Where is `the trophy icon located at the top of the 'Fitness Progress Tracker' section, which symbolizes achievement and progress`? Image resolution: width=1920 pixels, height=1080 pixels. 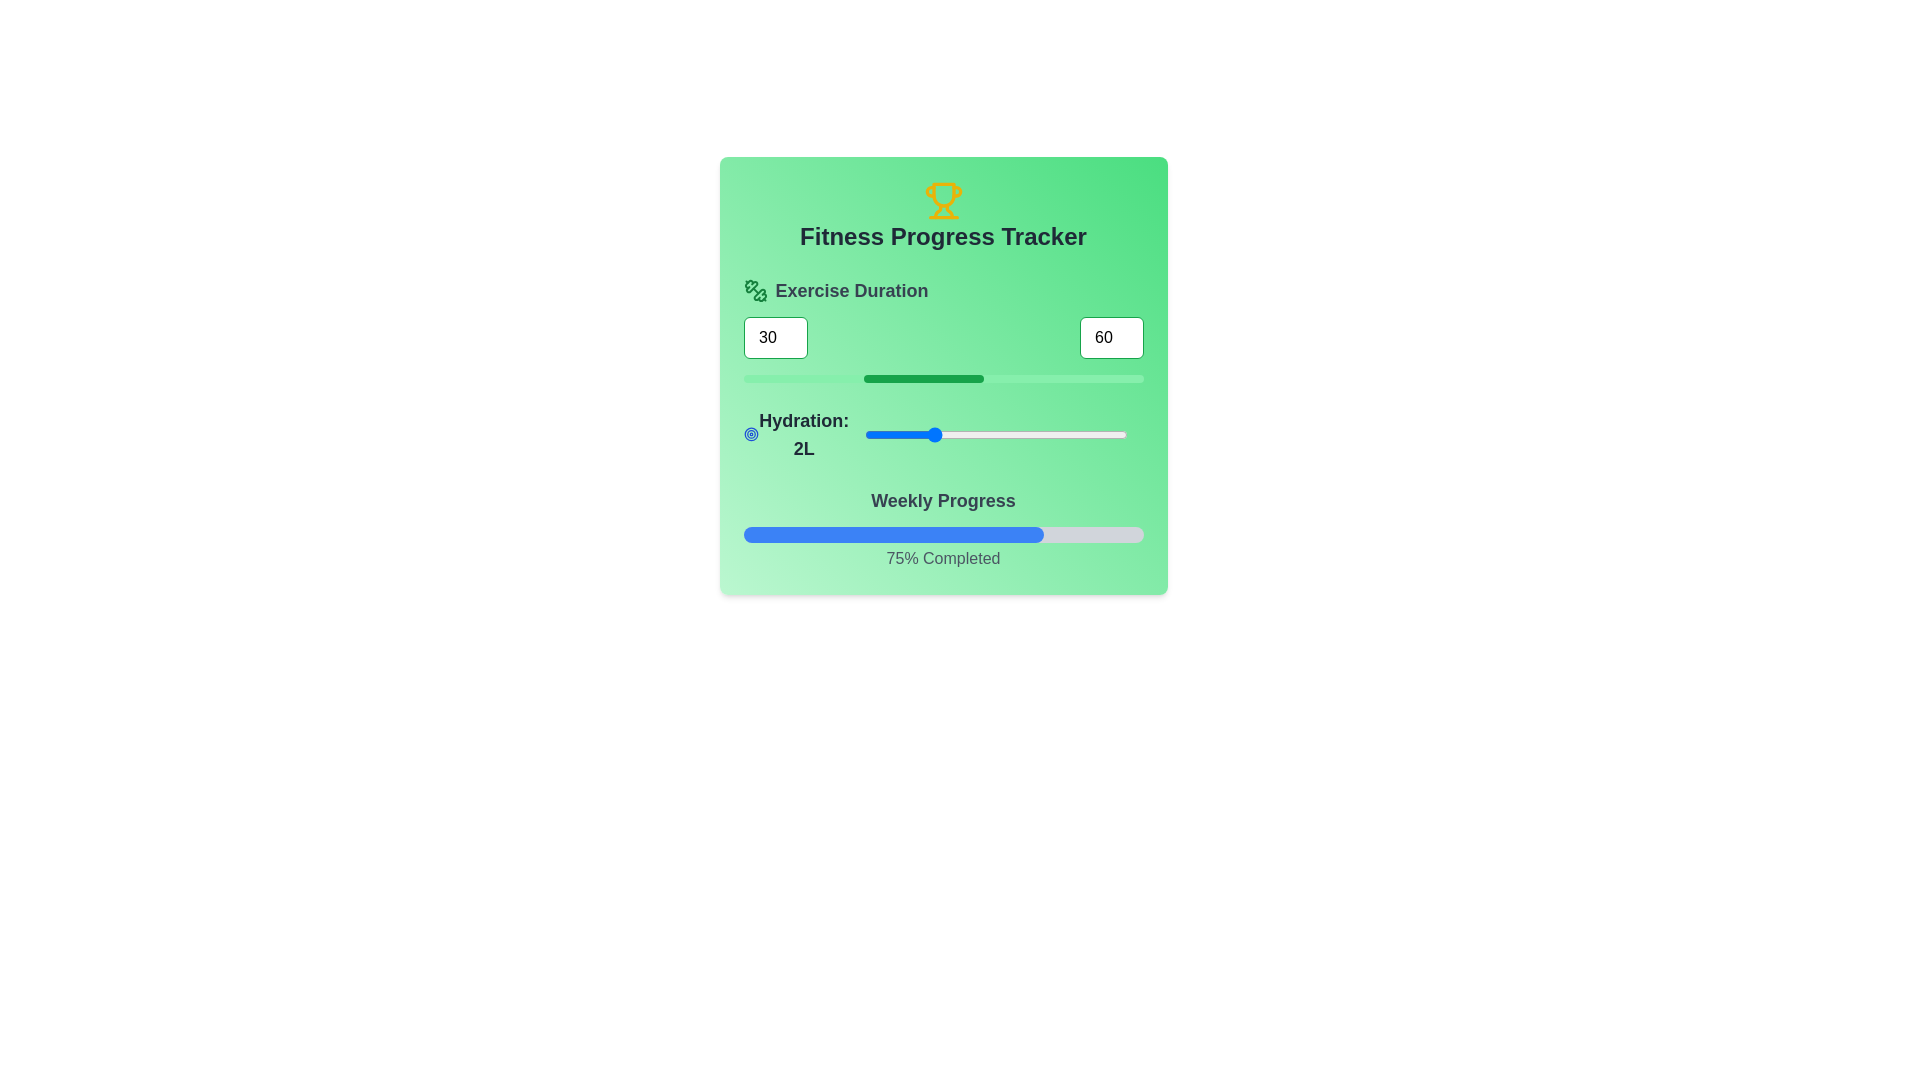 the trophy icon located at the top of the 'Fitness Progress Tracker' section, which symbolizes achievement and progress is located at coordinates (942, 200).